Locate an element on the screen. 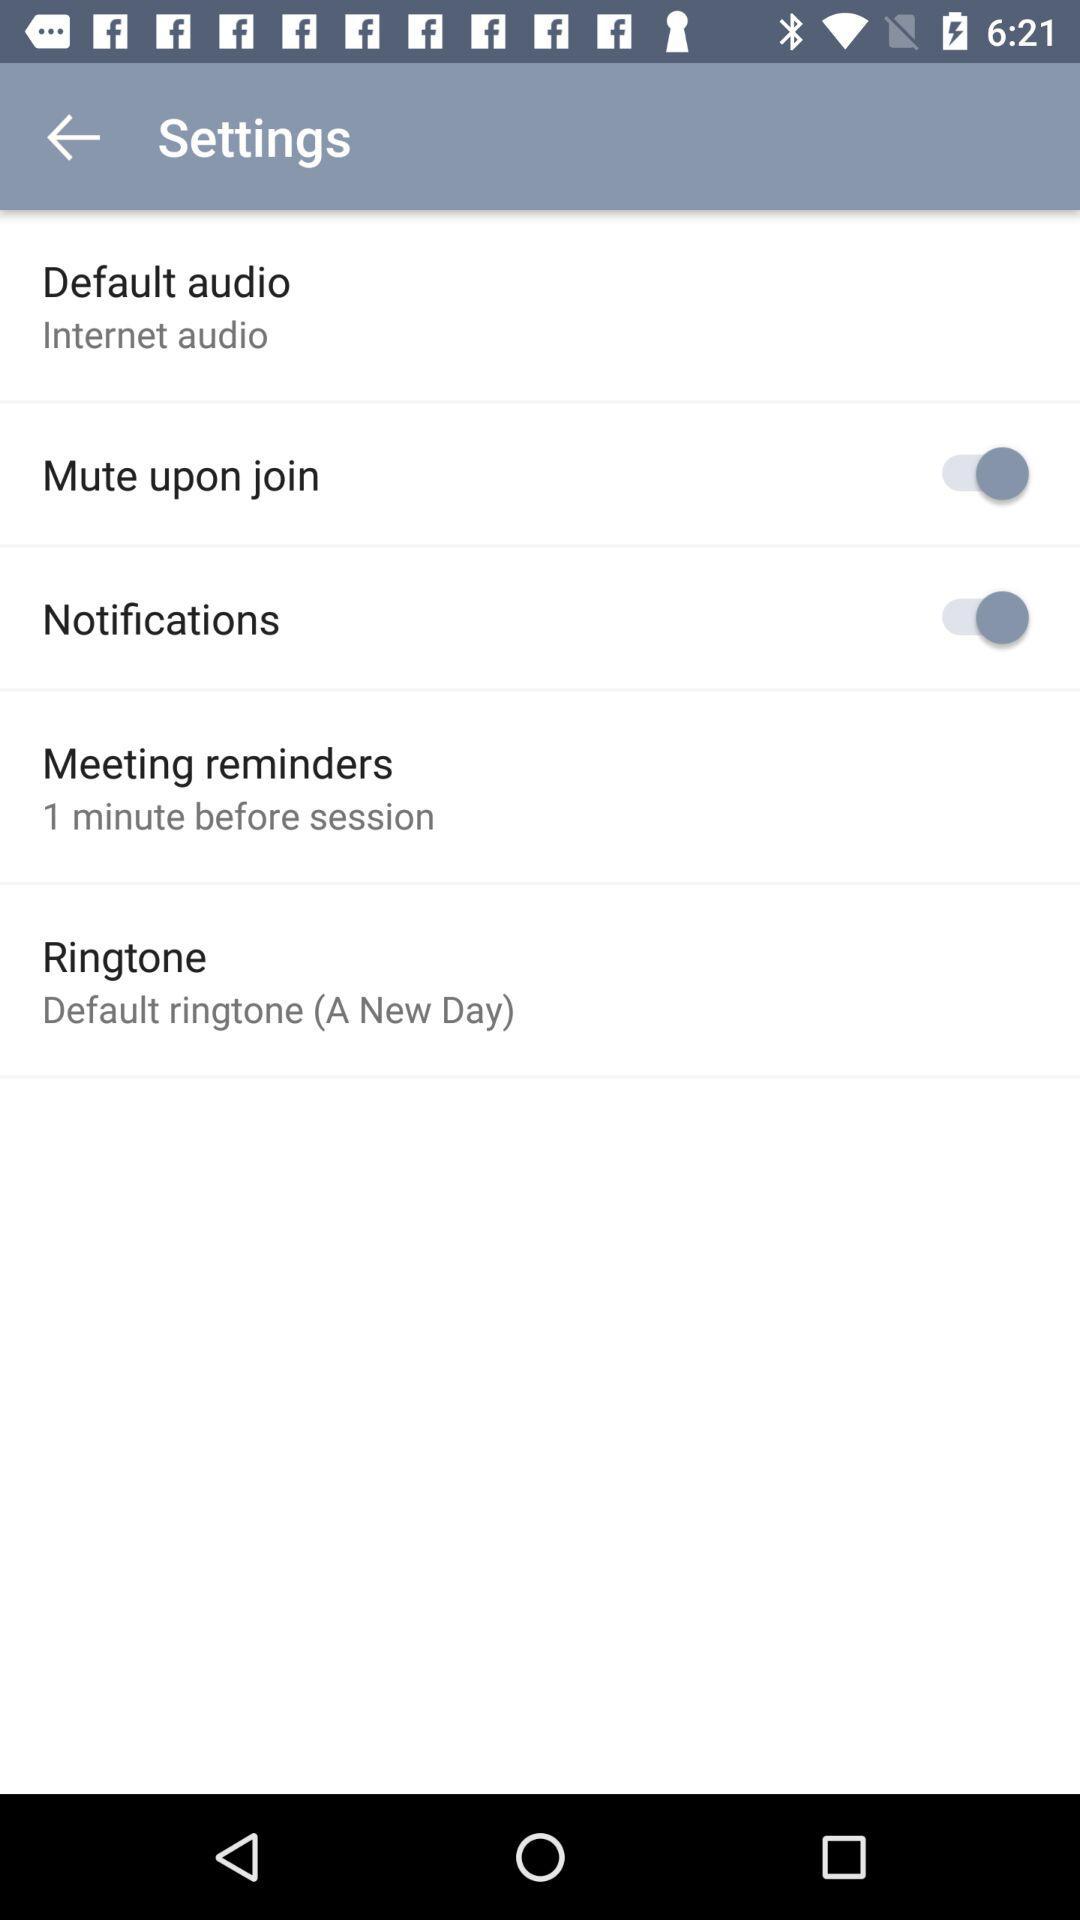 The height and width of the screenshot is (1920, 1080). the mute upon join is located at coordinates (181, 473).